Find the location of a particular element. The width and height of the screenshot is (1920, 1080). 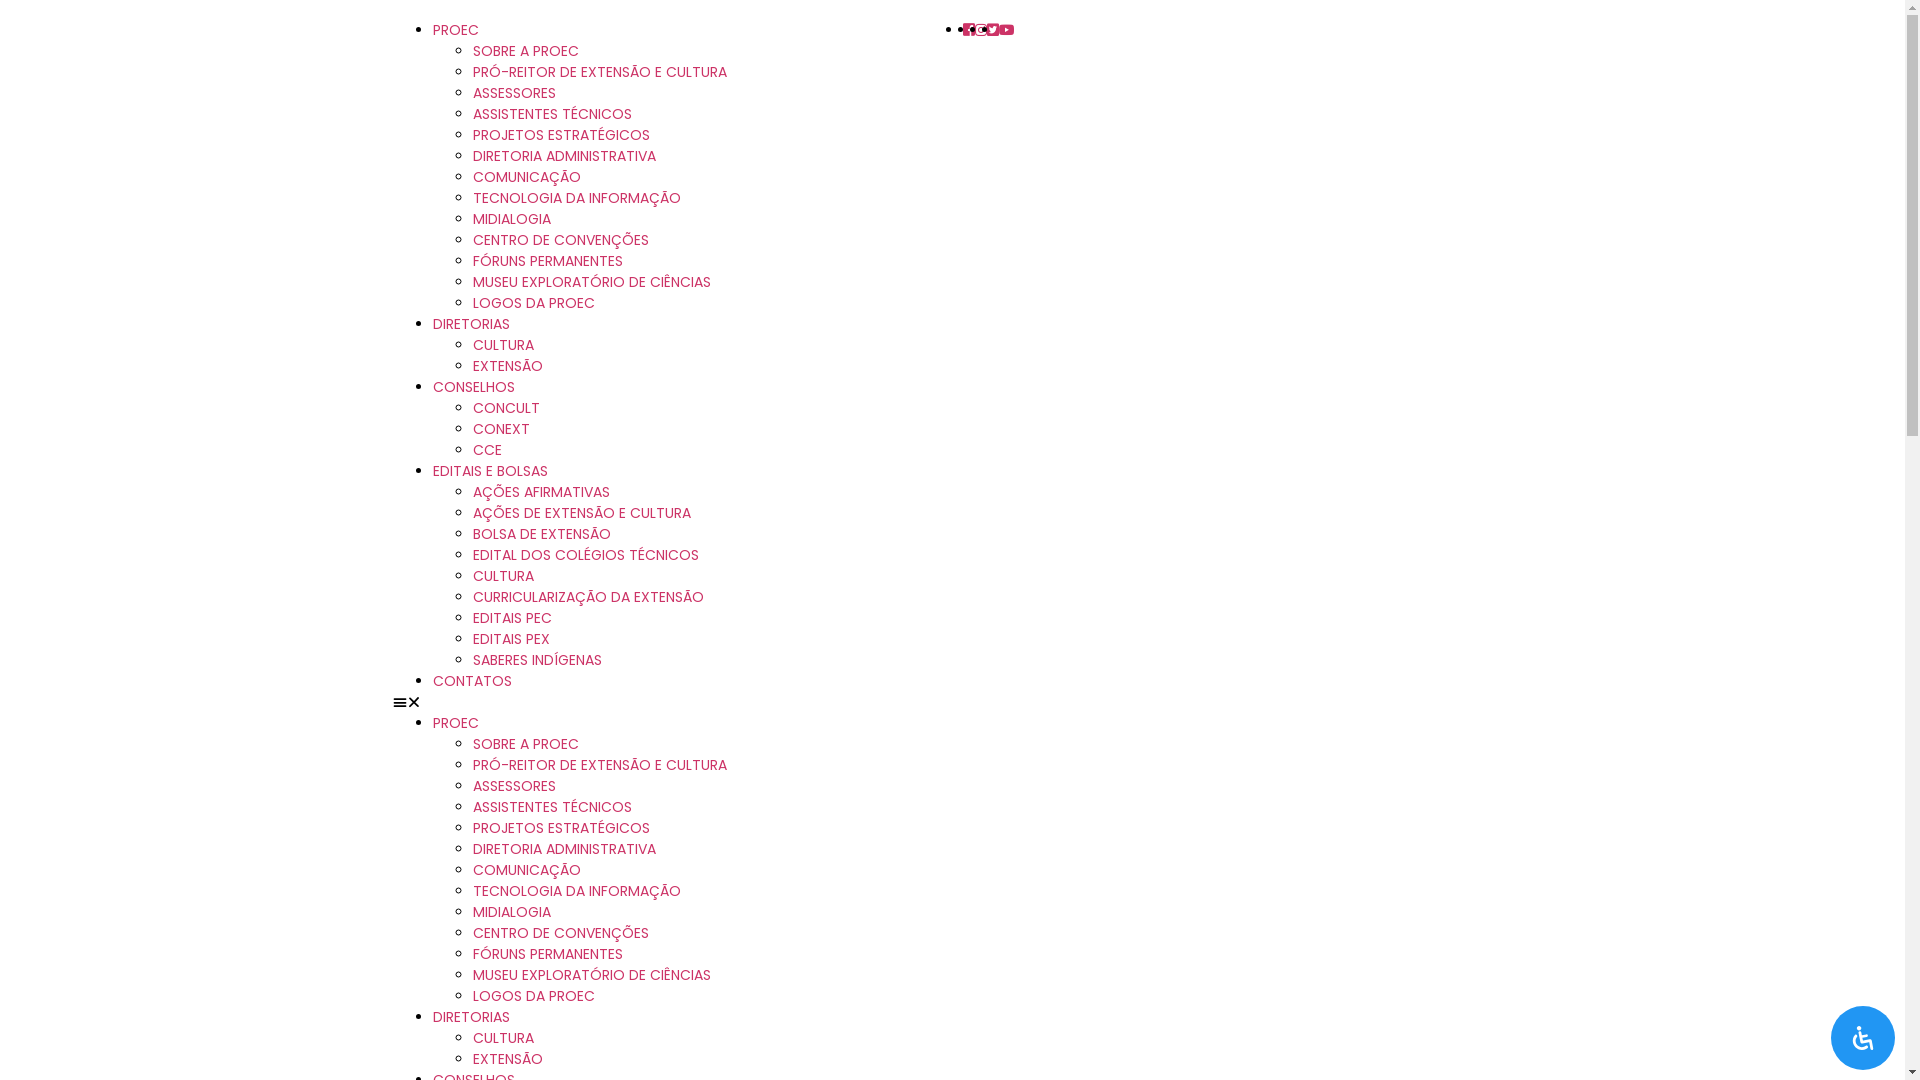

'Acessibilidade' is located at coordinates (1861, 1036).